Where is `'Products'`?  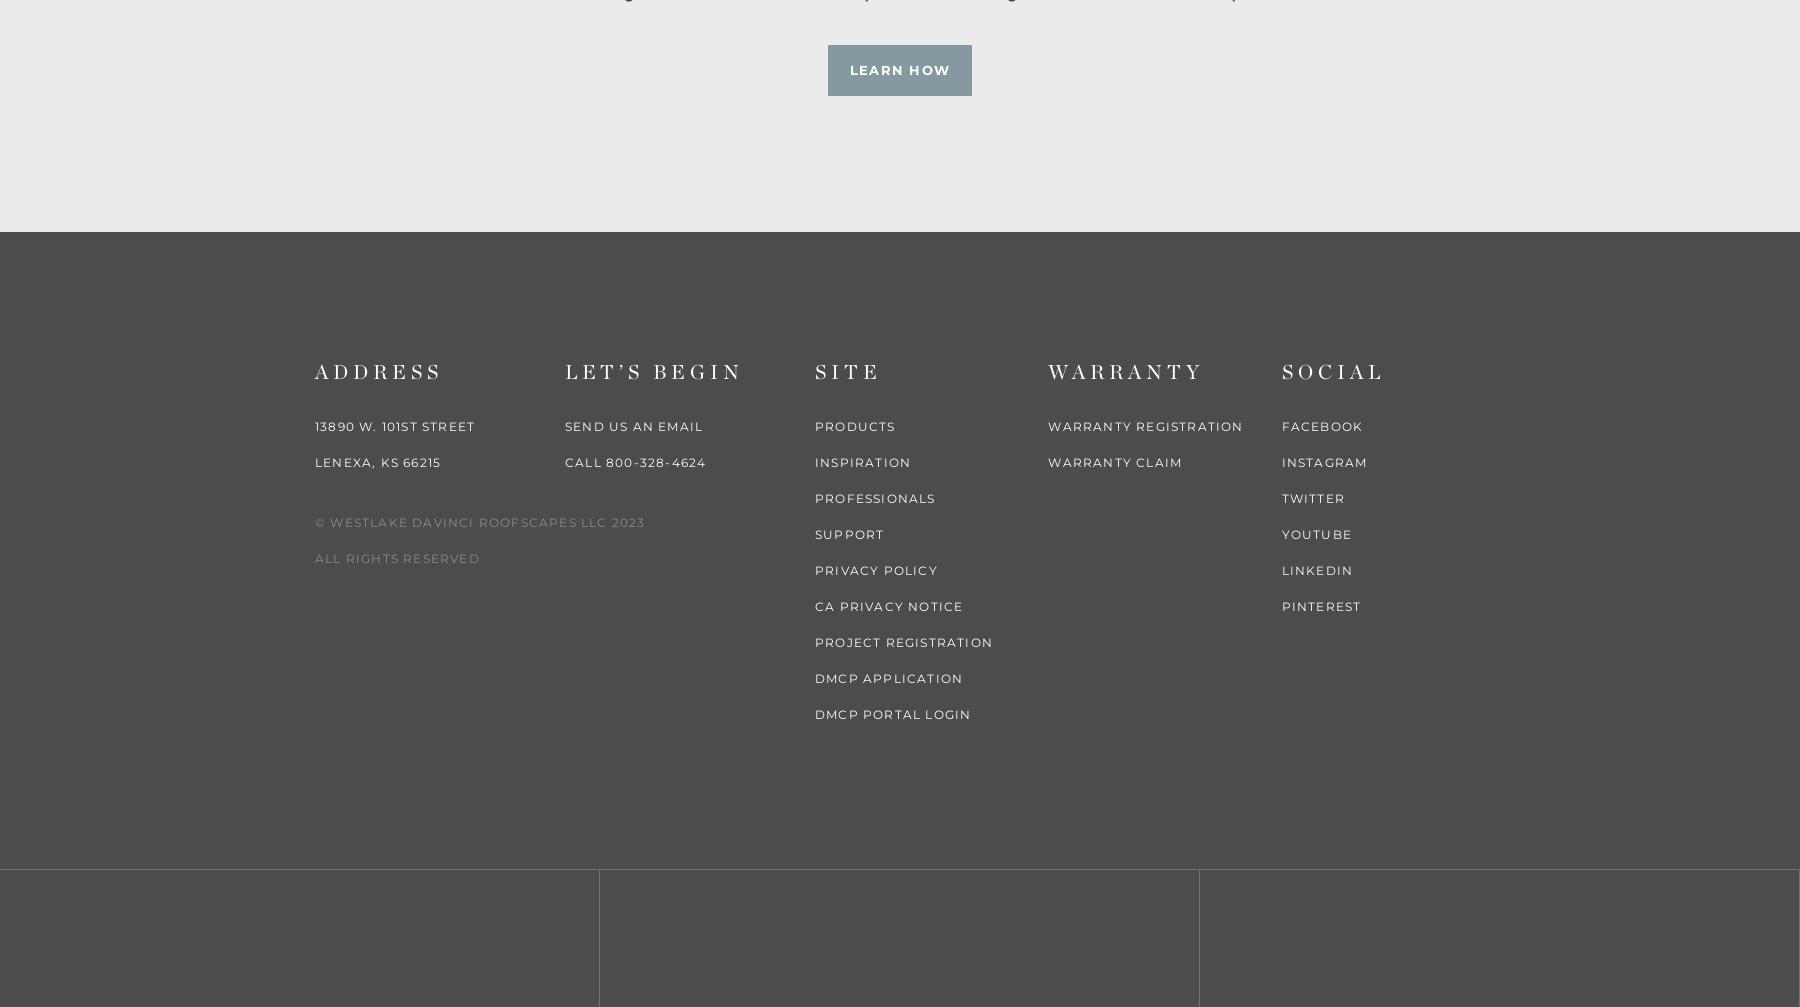 'Products' is located at coordinates (815, 425).